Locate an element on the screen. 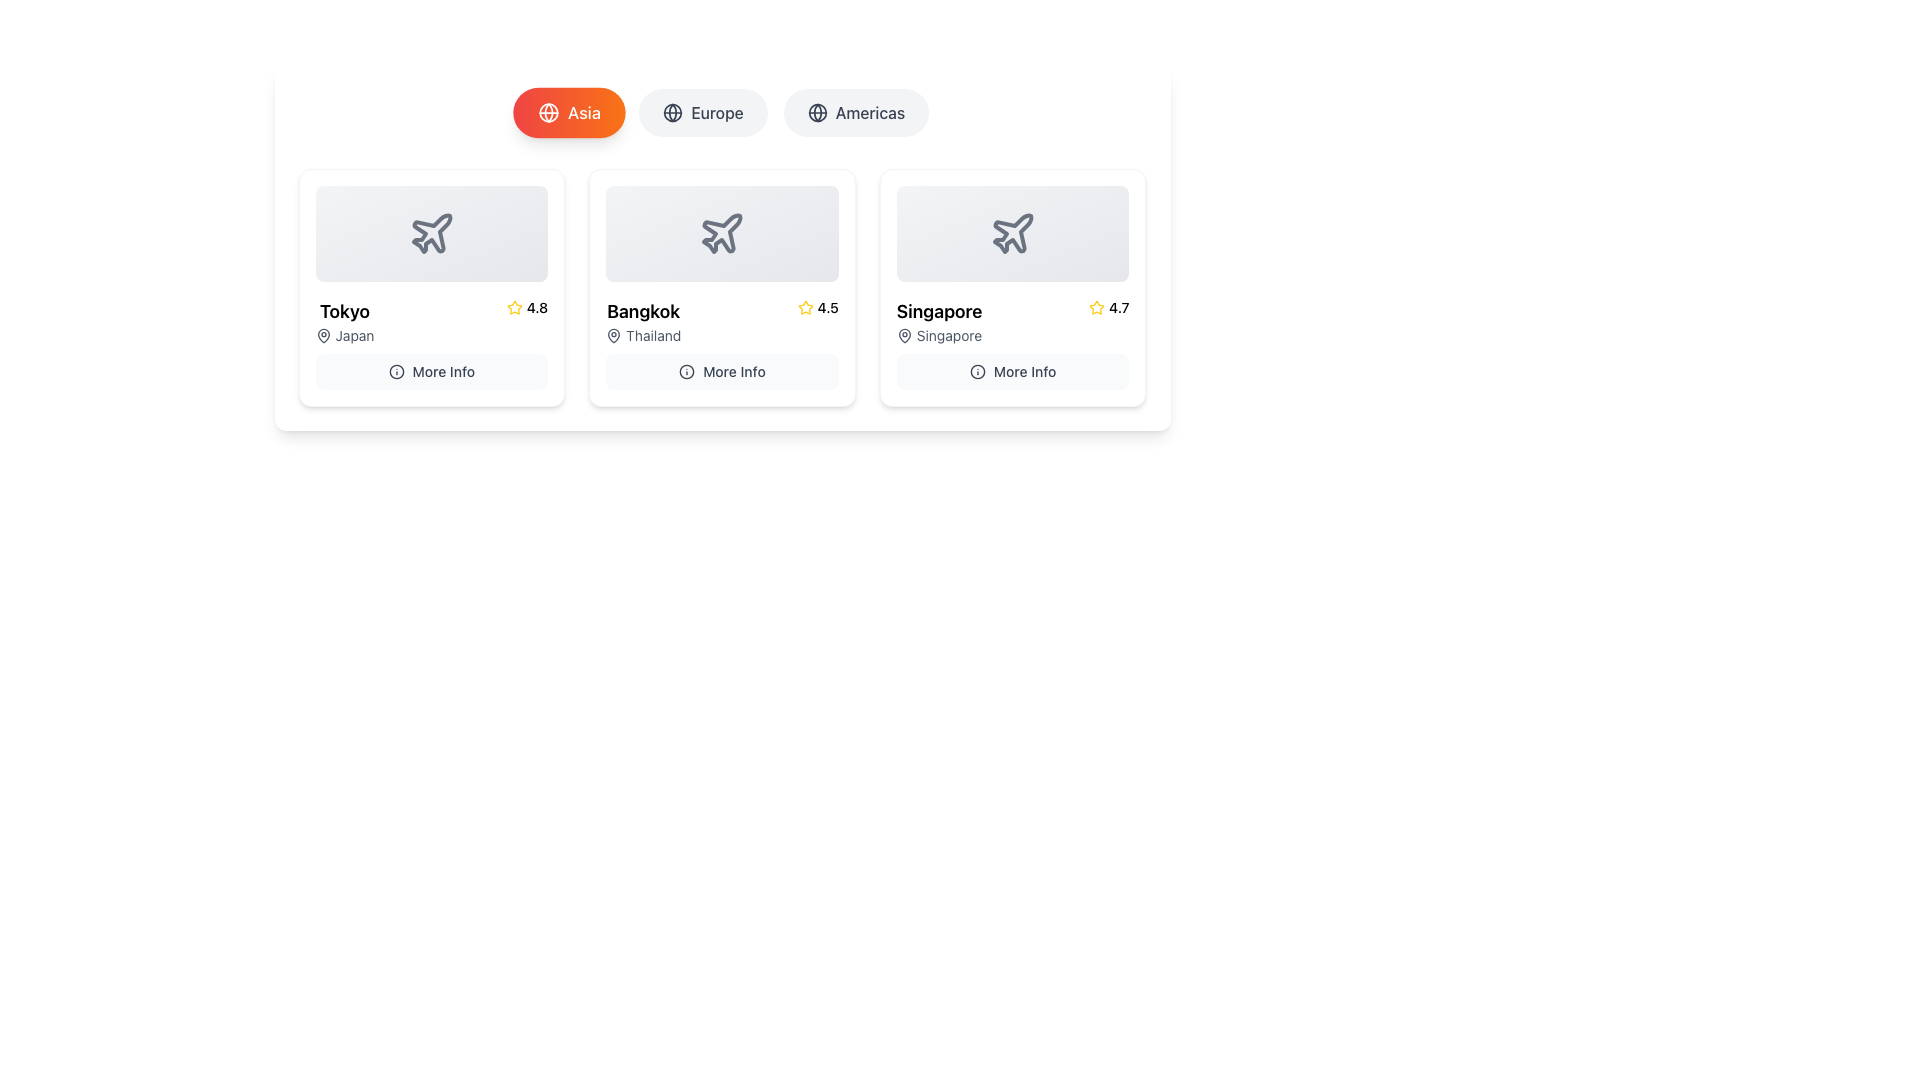  the 'More Info' button located at the bottom-right corner of the third card in the series is located at coordinates (1013, 371).